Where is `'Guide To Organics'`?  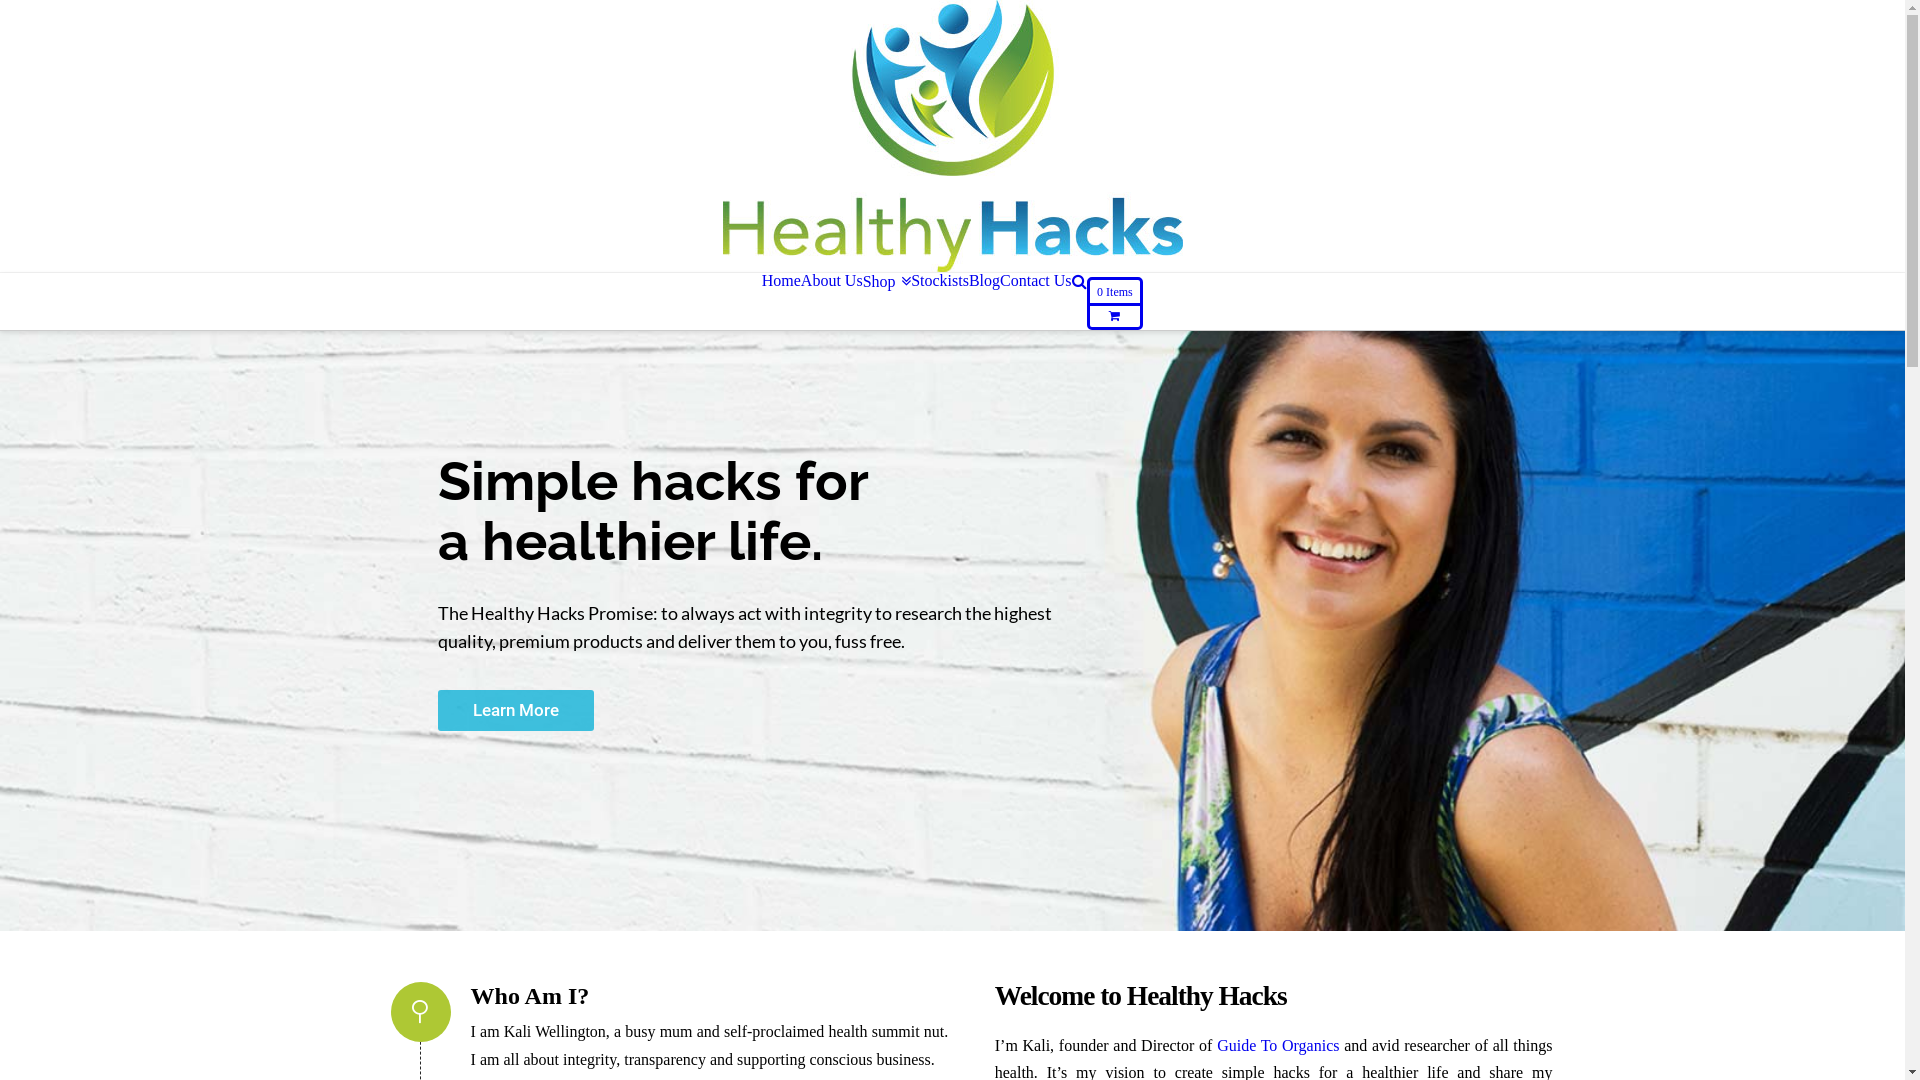
'Guide To Organics' is located at coordinates (1216, 1044).